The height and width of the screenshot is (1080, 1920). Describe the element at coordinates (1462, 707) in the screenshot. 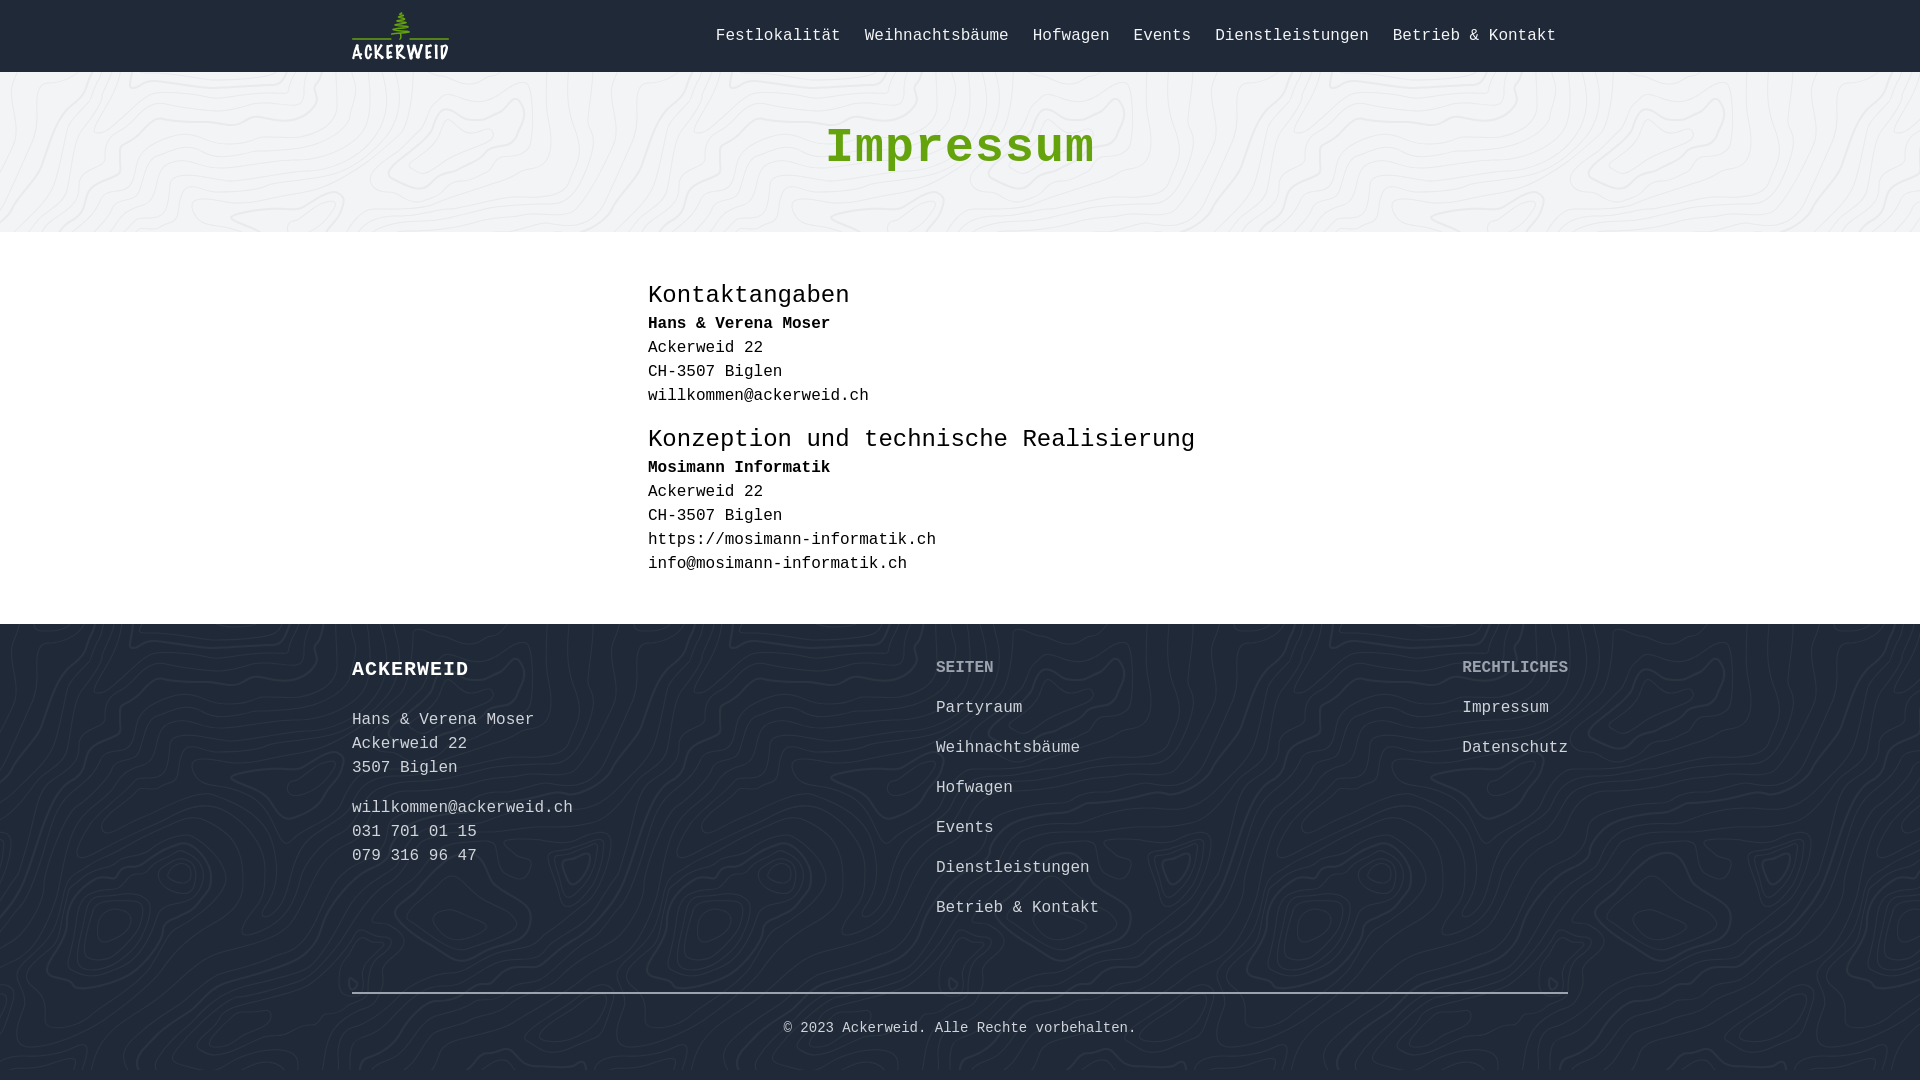

I see `'Impressum'` at that location.